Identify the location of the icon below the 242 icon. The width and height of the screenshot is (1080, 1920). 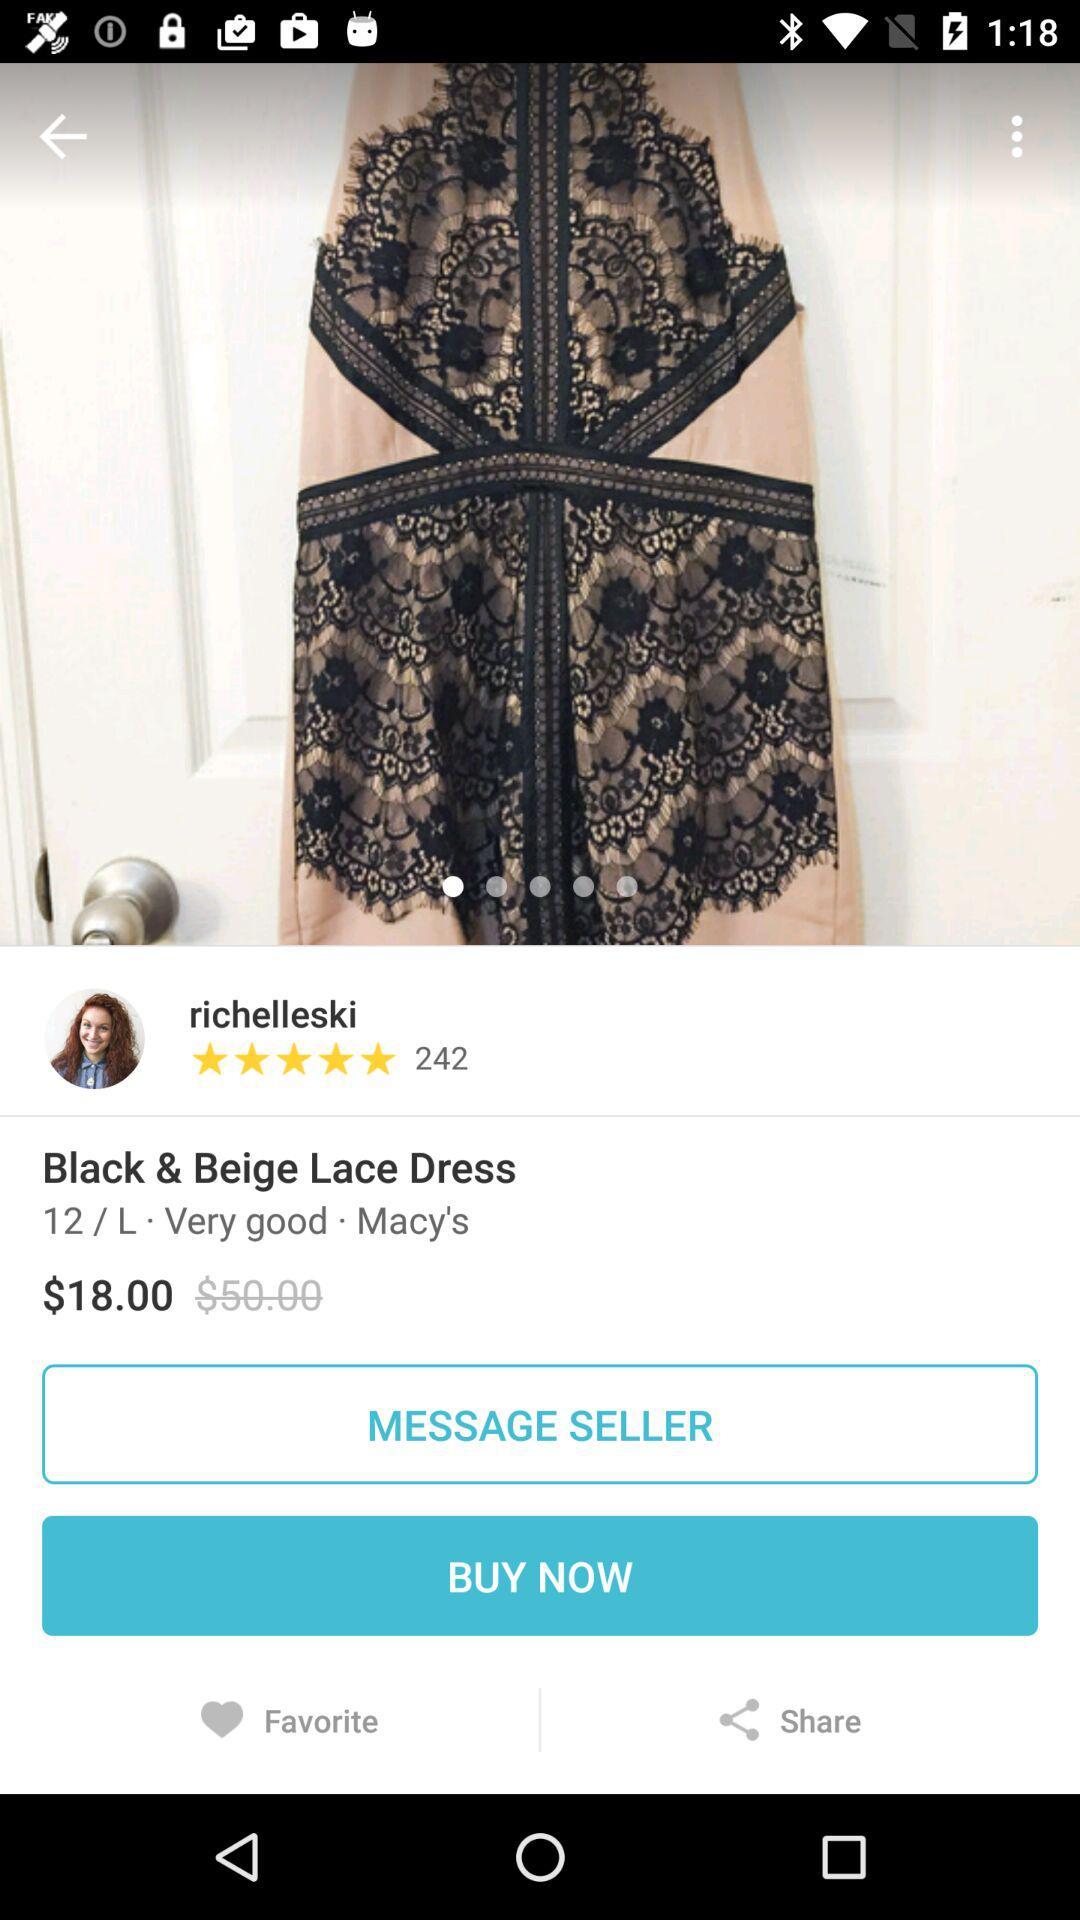
(540, 1114).